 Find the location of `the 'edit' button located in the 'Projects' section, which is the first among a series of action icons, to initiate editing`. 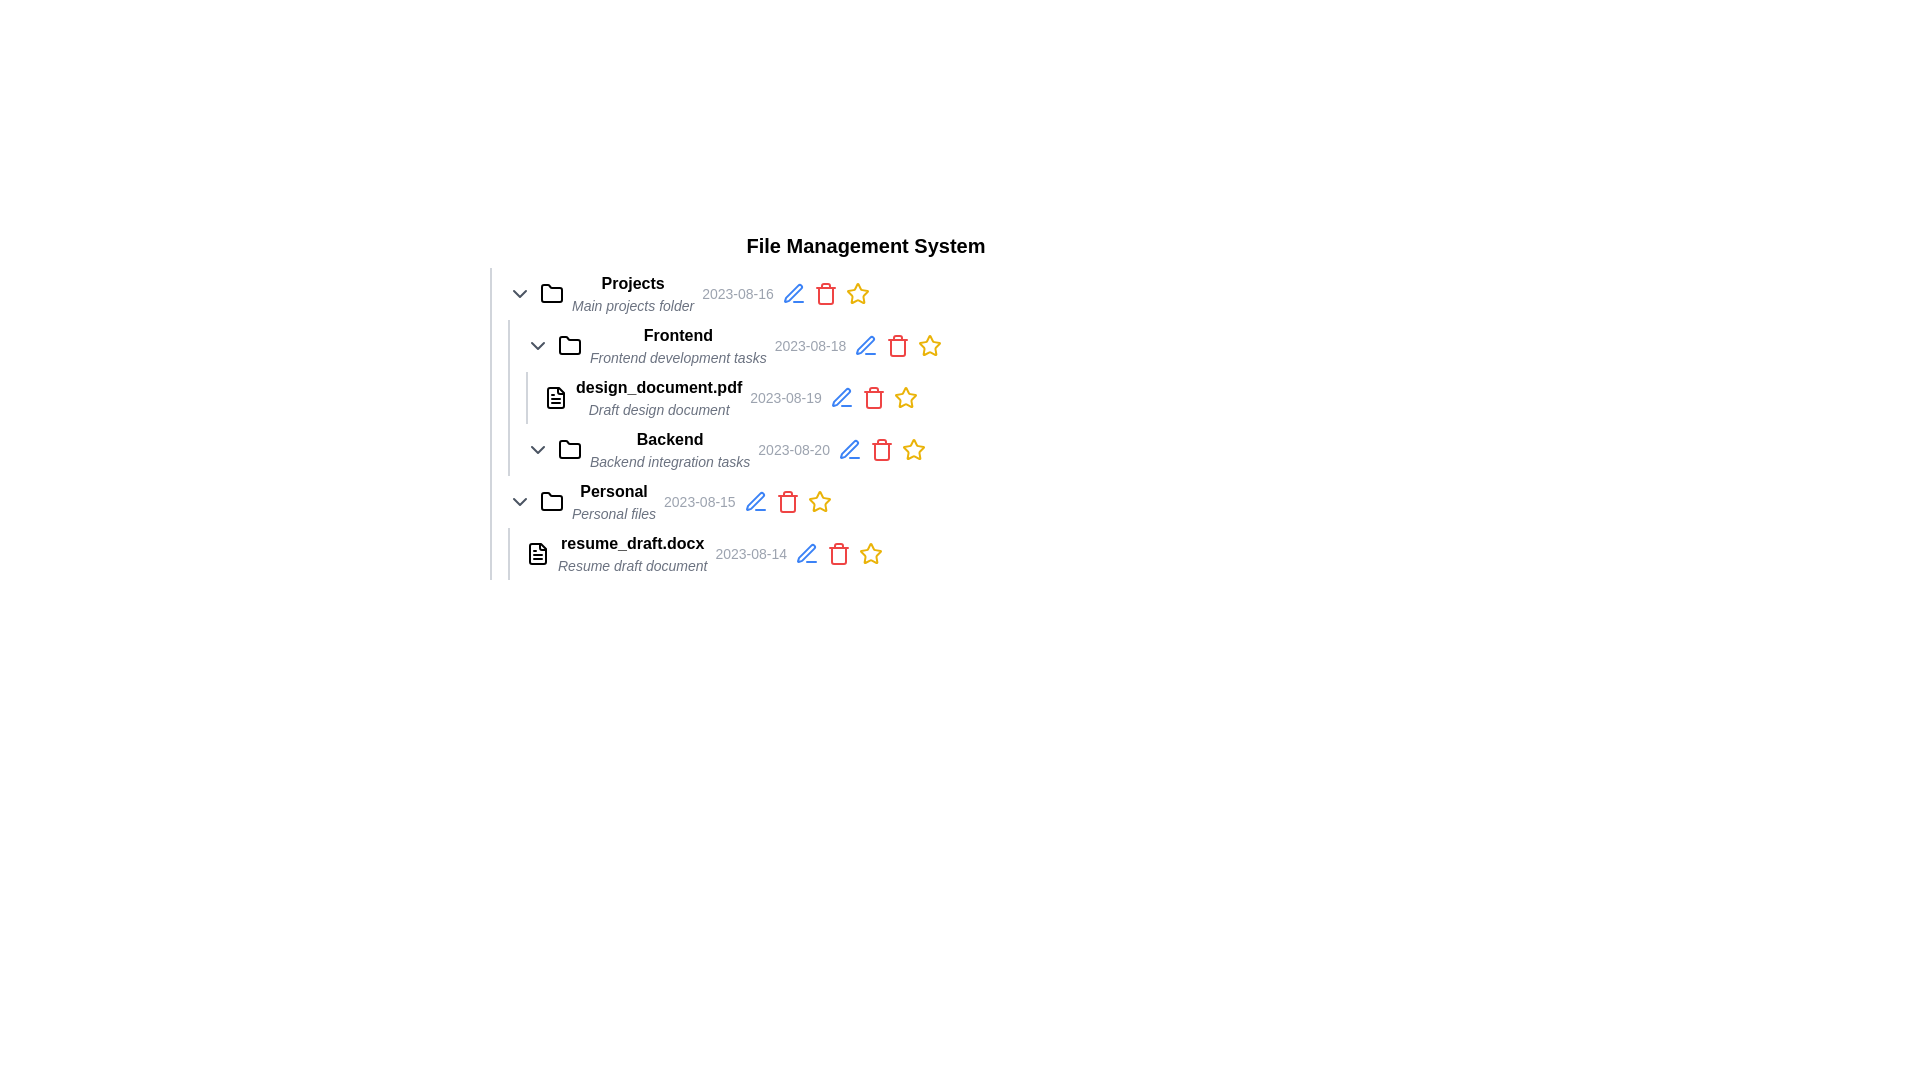

the 'edit' button located in the 'Projects' section, which is the first among a series of action icons, to initiate editing is located at coordinates (792, 293).